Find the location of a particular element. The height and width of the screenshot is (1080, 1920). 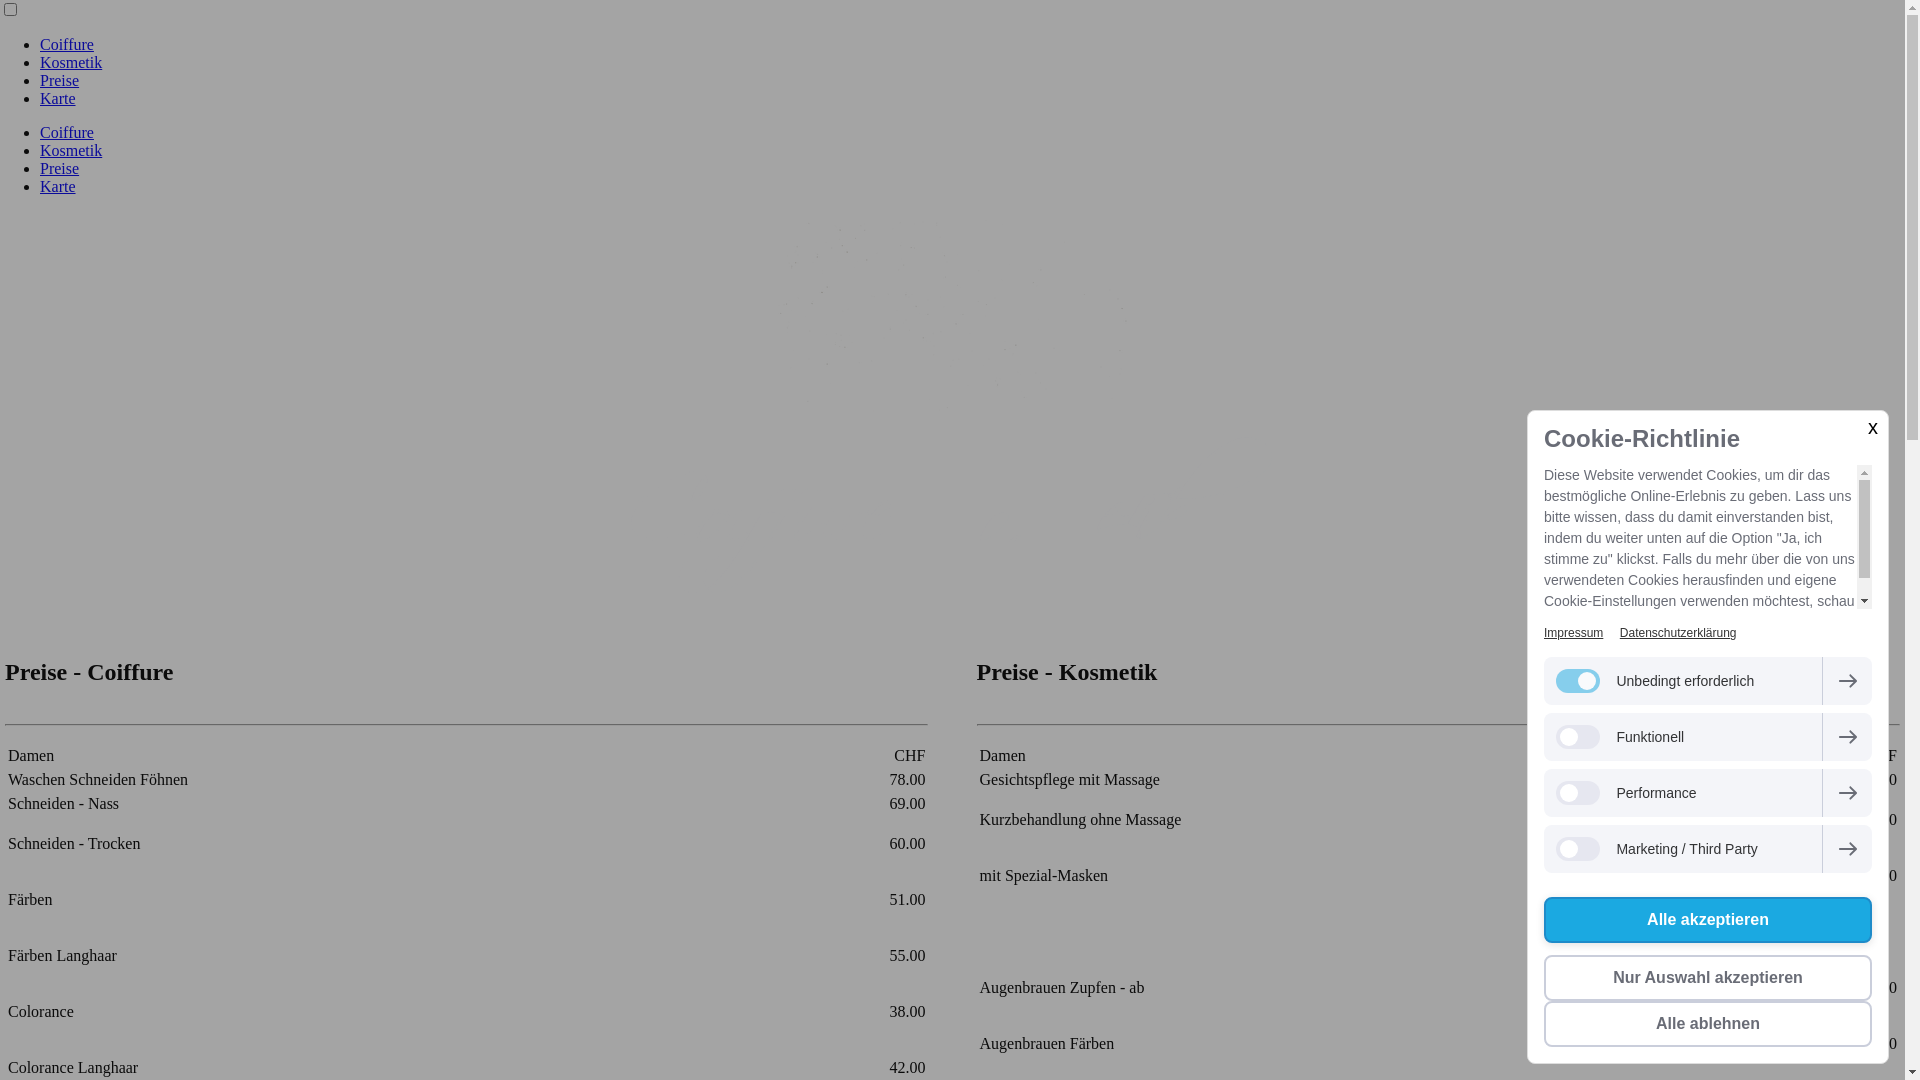

'Nur Auswahl akzeptieren' is located at coordinates (1543, 977).